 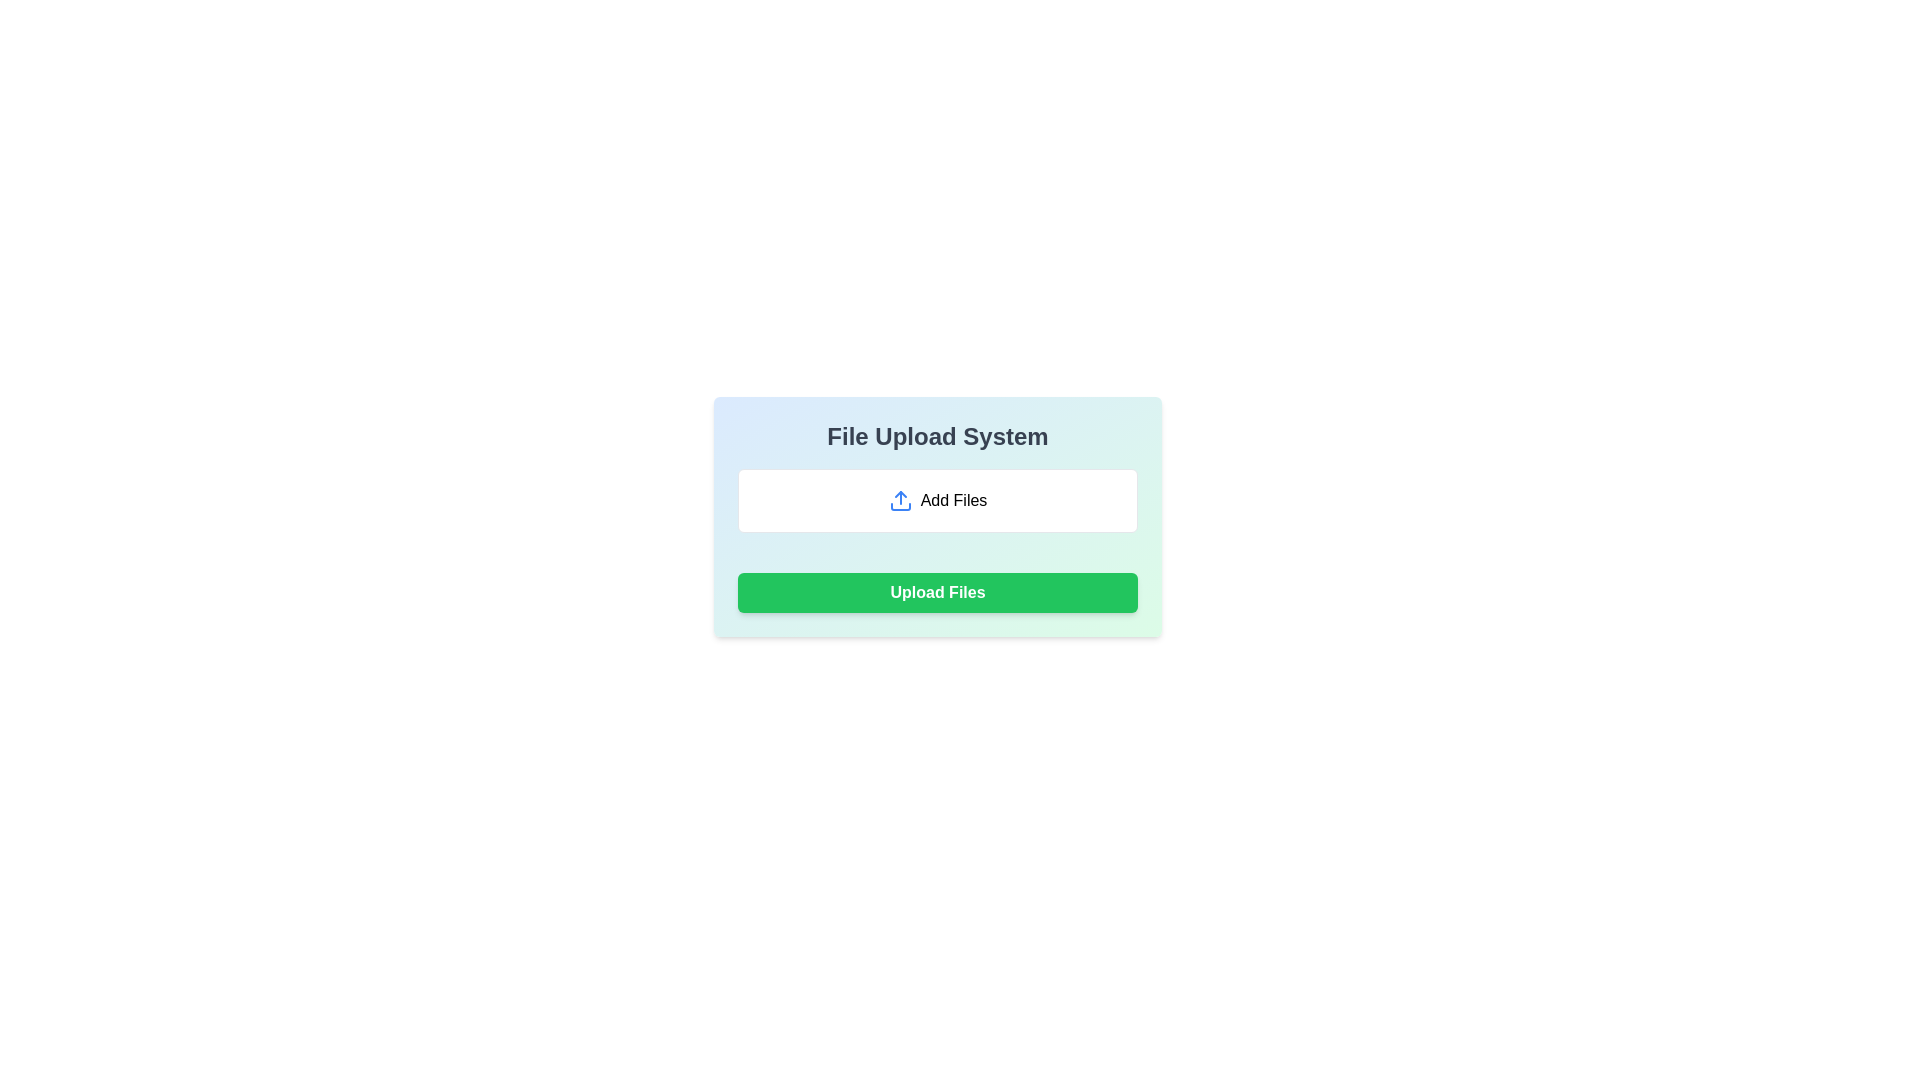 What do you see at coordinates (936, 592) in the screenshot?
I see `the upload button located below the 'Add Files' button` at bounding box center [936, 592].